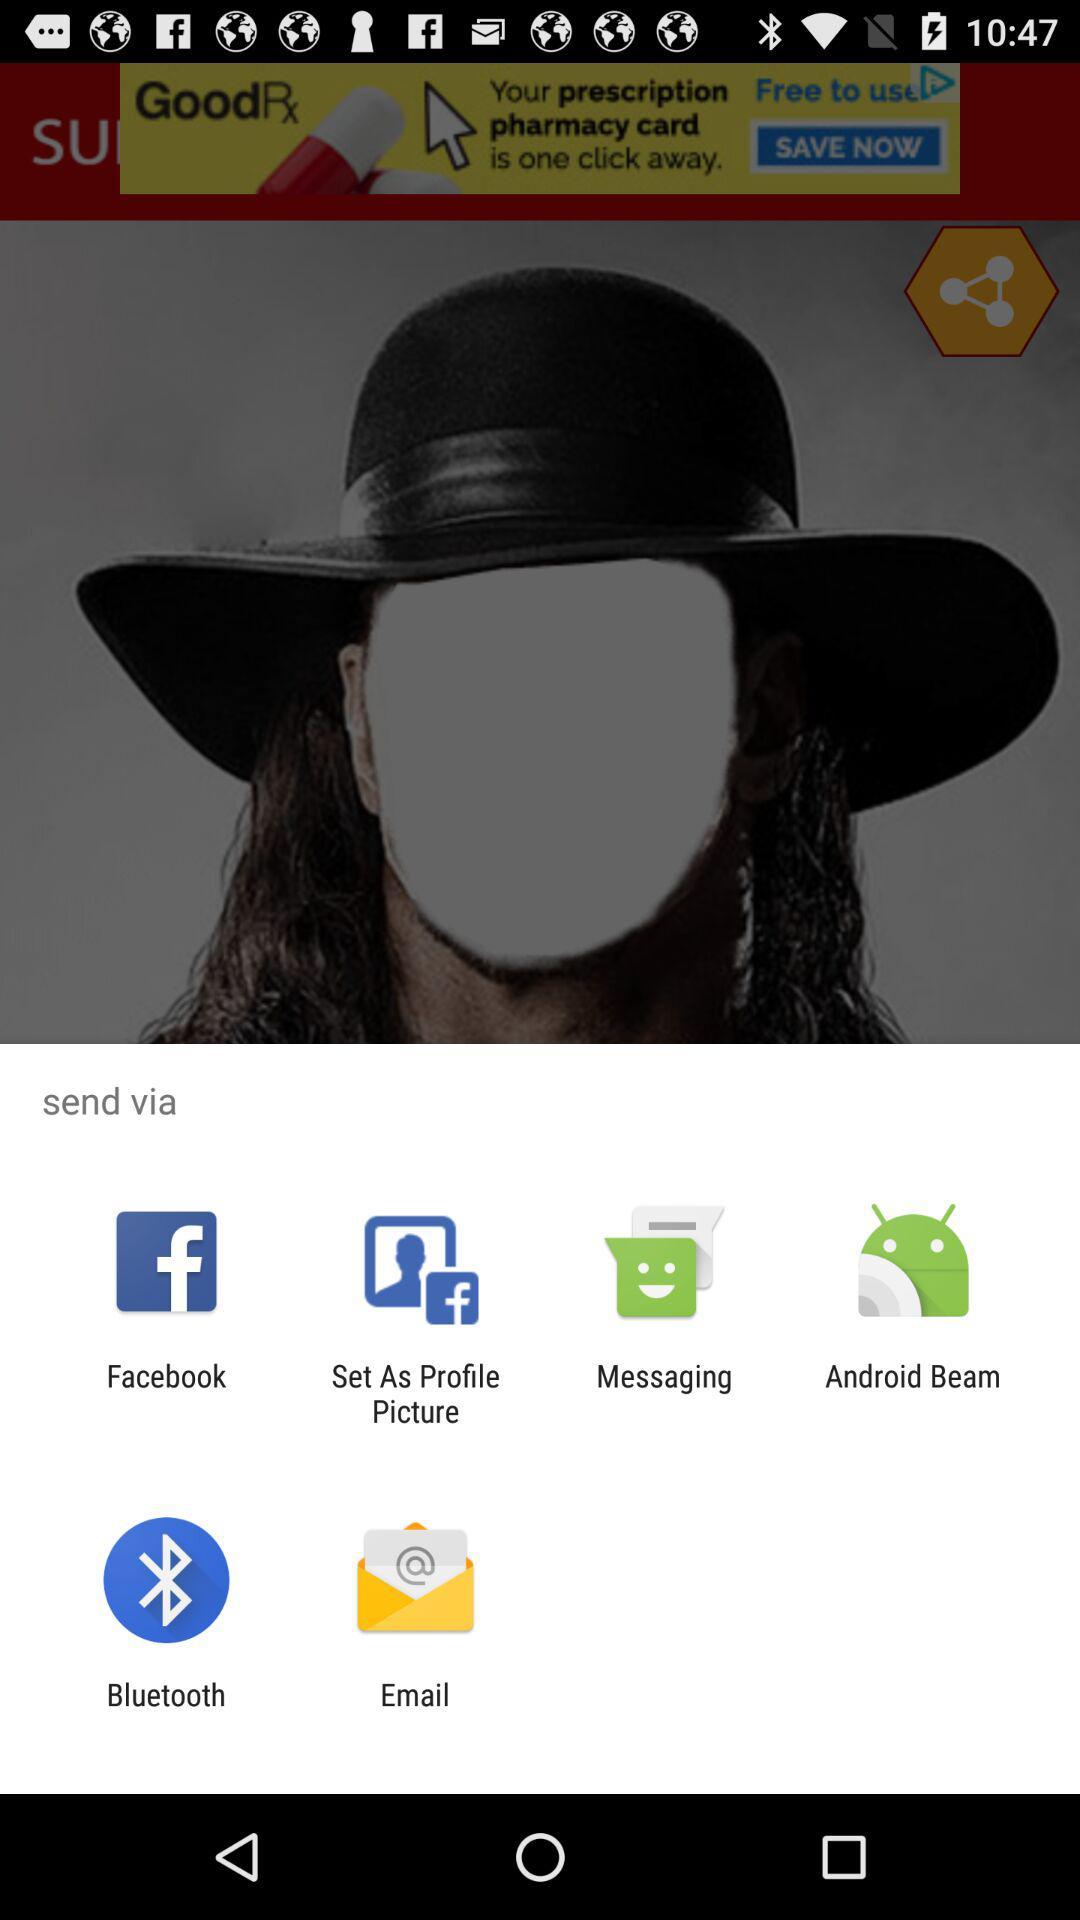  Describe the element at coordinates (414, 1711) in the screenshot. I see `the email` at that location.